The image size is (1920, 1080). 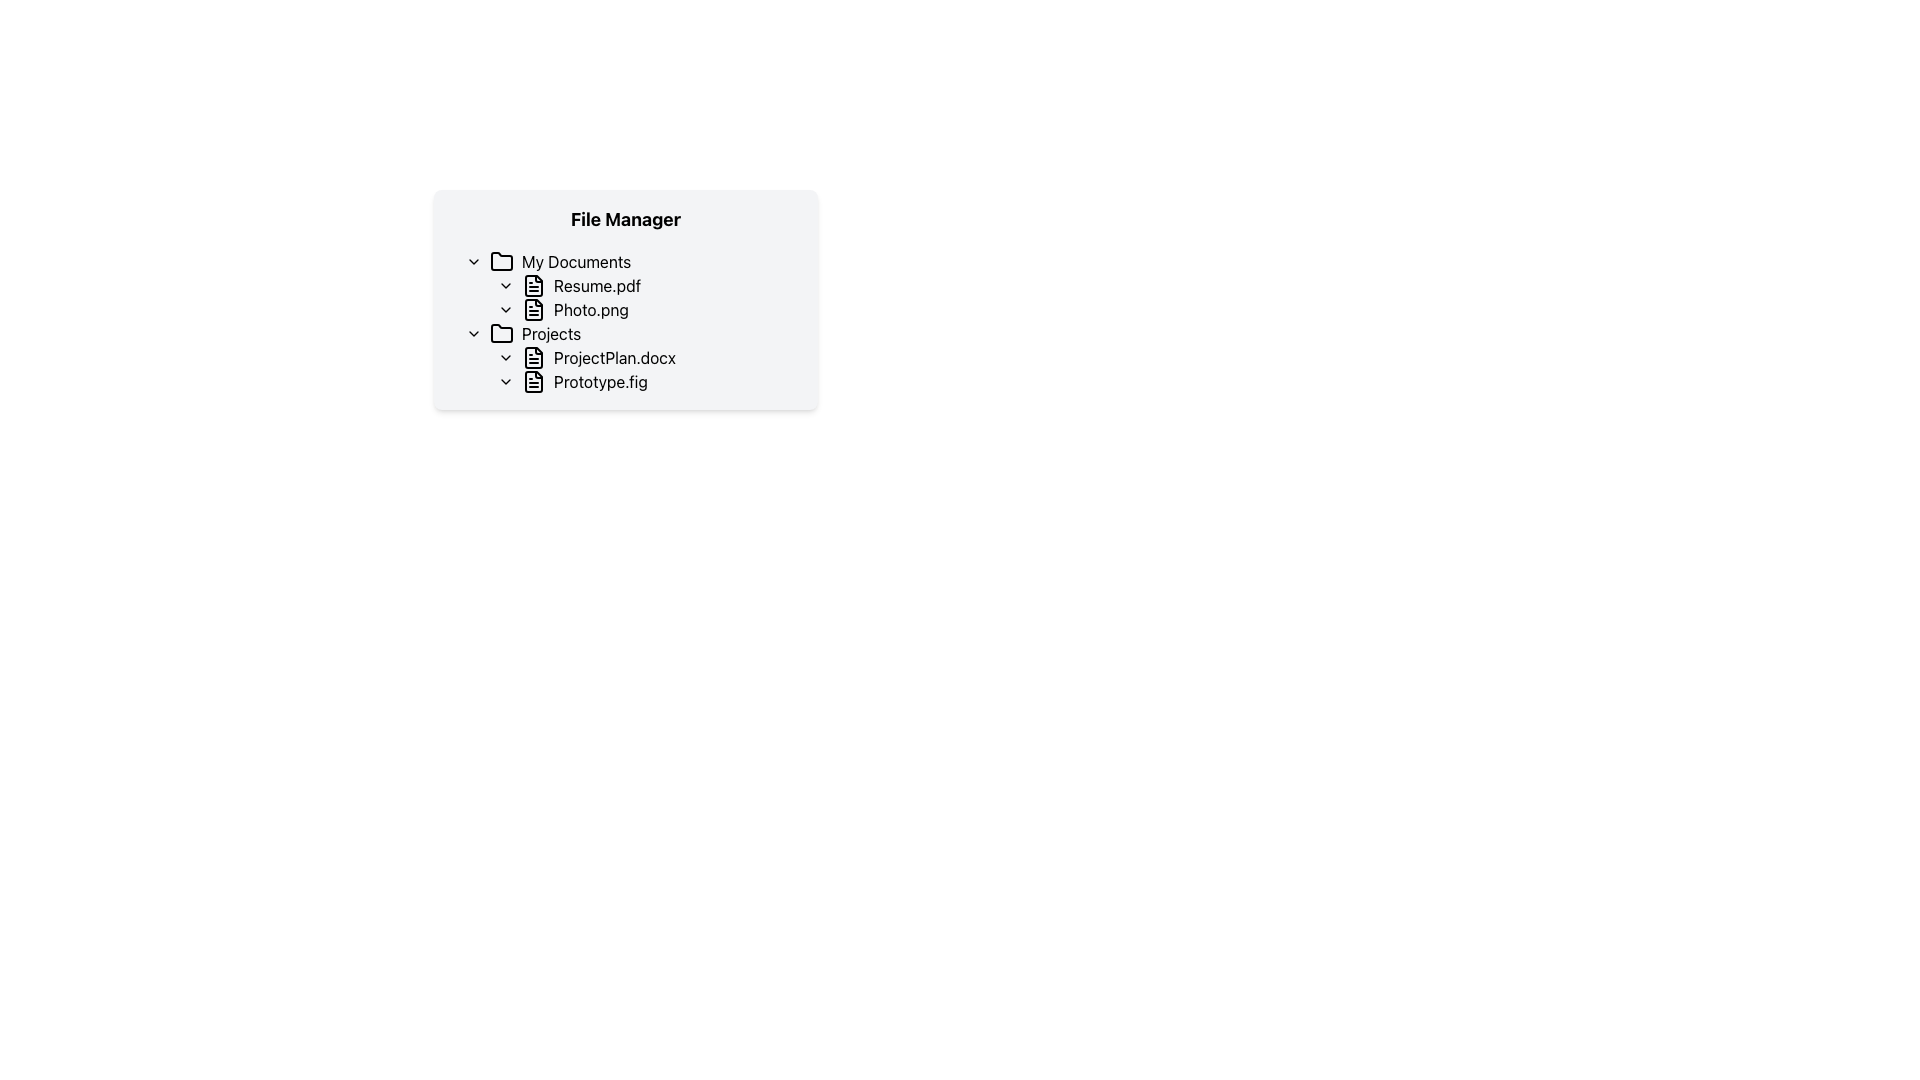 What do you see at coordinates (560, 261) in the screenshot?
I see `the 'My Documents' label with folder icon` at bounding box center [560, 261].